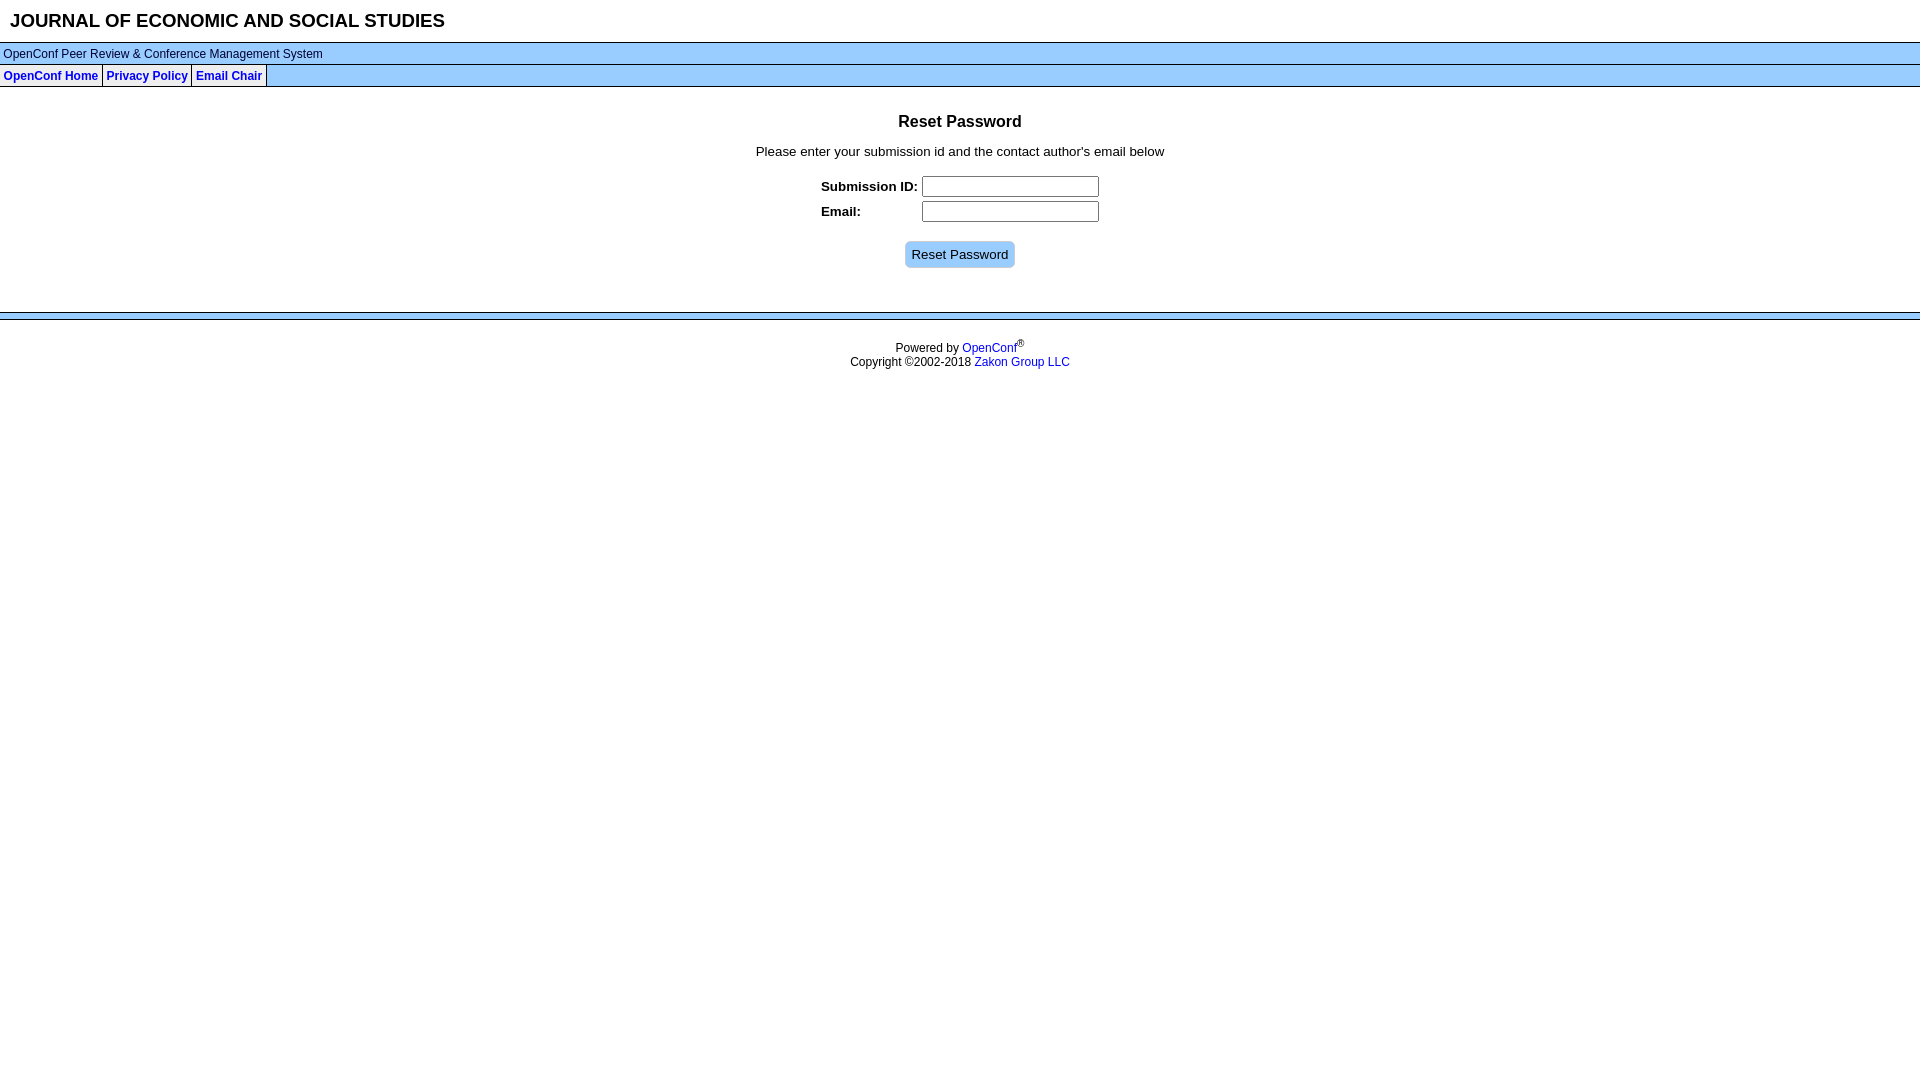 The image size is (1920, 1080). What do you see at coordinates (958, 253) in the screenshot?
I see `'Reset Password'` at bounding box center [958, 253].